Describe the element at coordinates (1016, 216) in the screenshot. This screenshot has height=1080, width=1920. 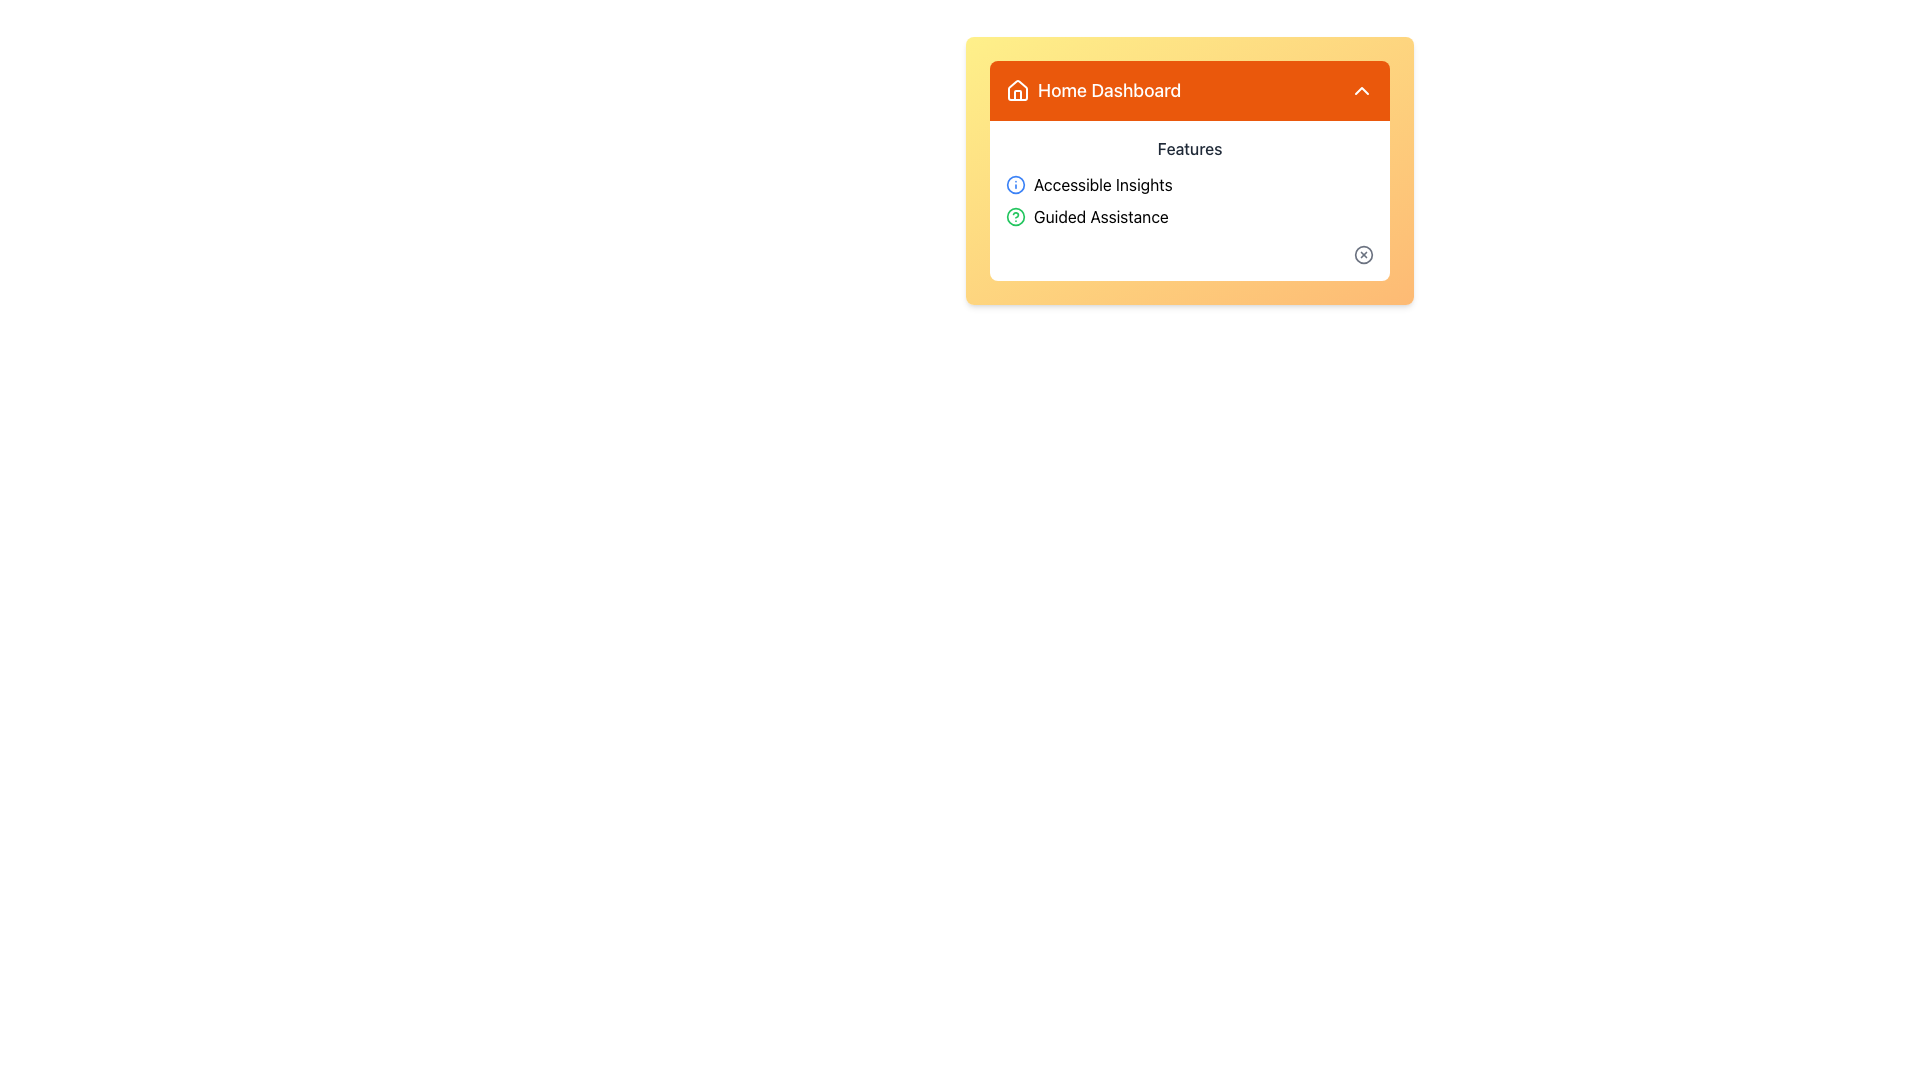
I see `the green circular icon with a question mark in its center` at that location.